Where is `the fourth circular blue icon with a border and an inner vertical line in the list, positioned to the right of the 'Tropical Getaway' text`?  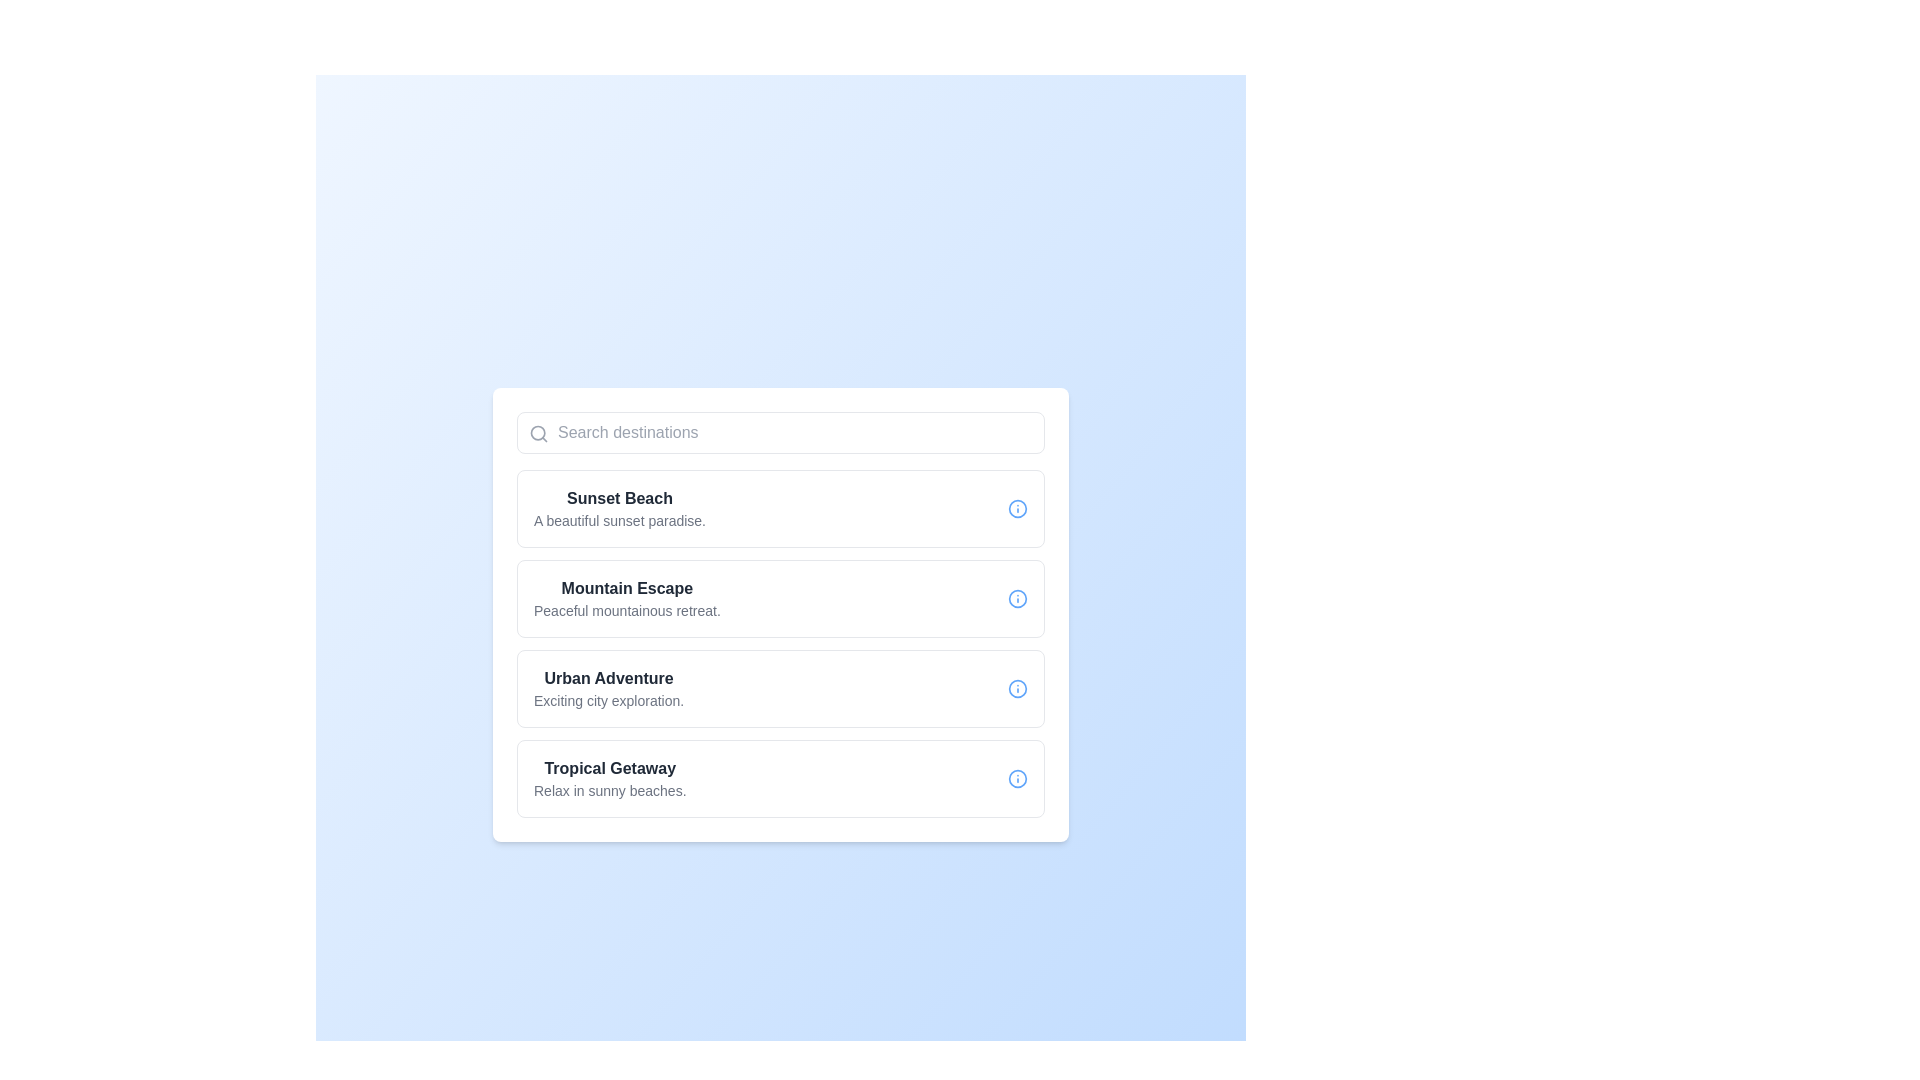 the fourth circular blue icon with a border and an inner vertical line in the list, positioned to the right of the 'Tropical Getaway' text is located at coordinates (1017, 778).